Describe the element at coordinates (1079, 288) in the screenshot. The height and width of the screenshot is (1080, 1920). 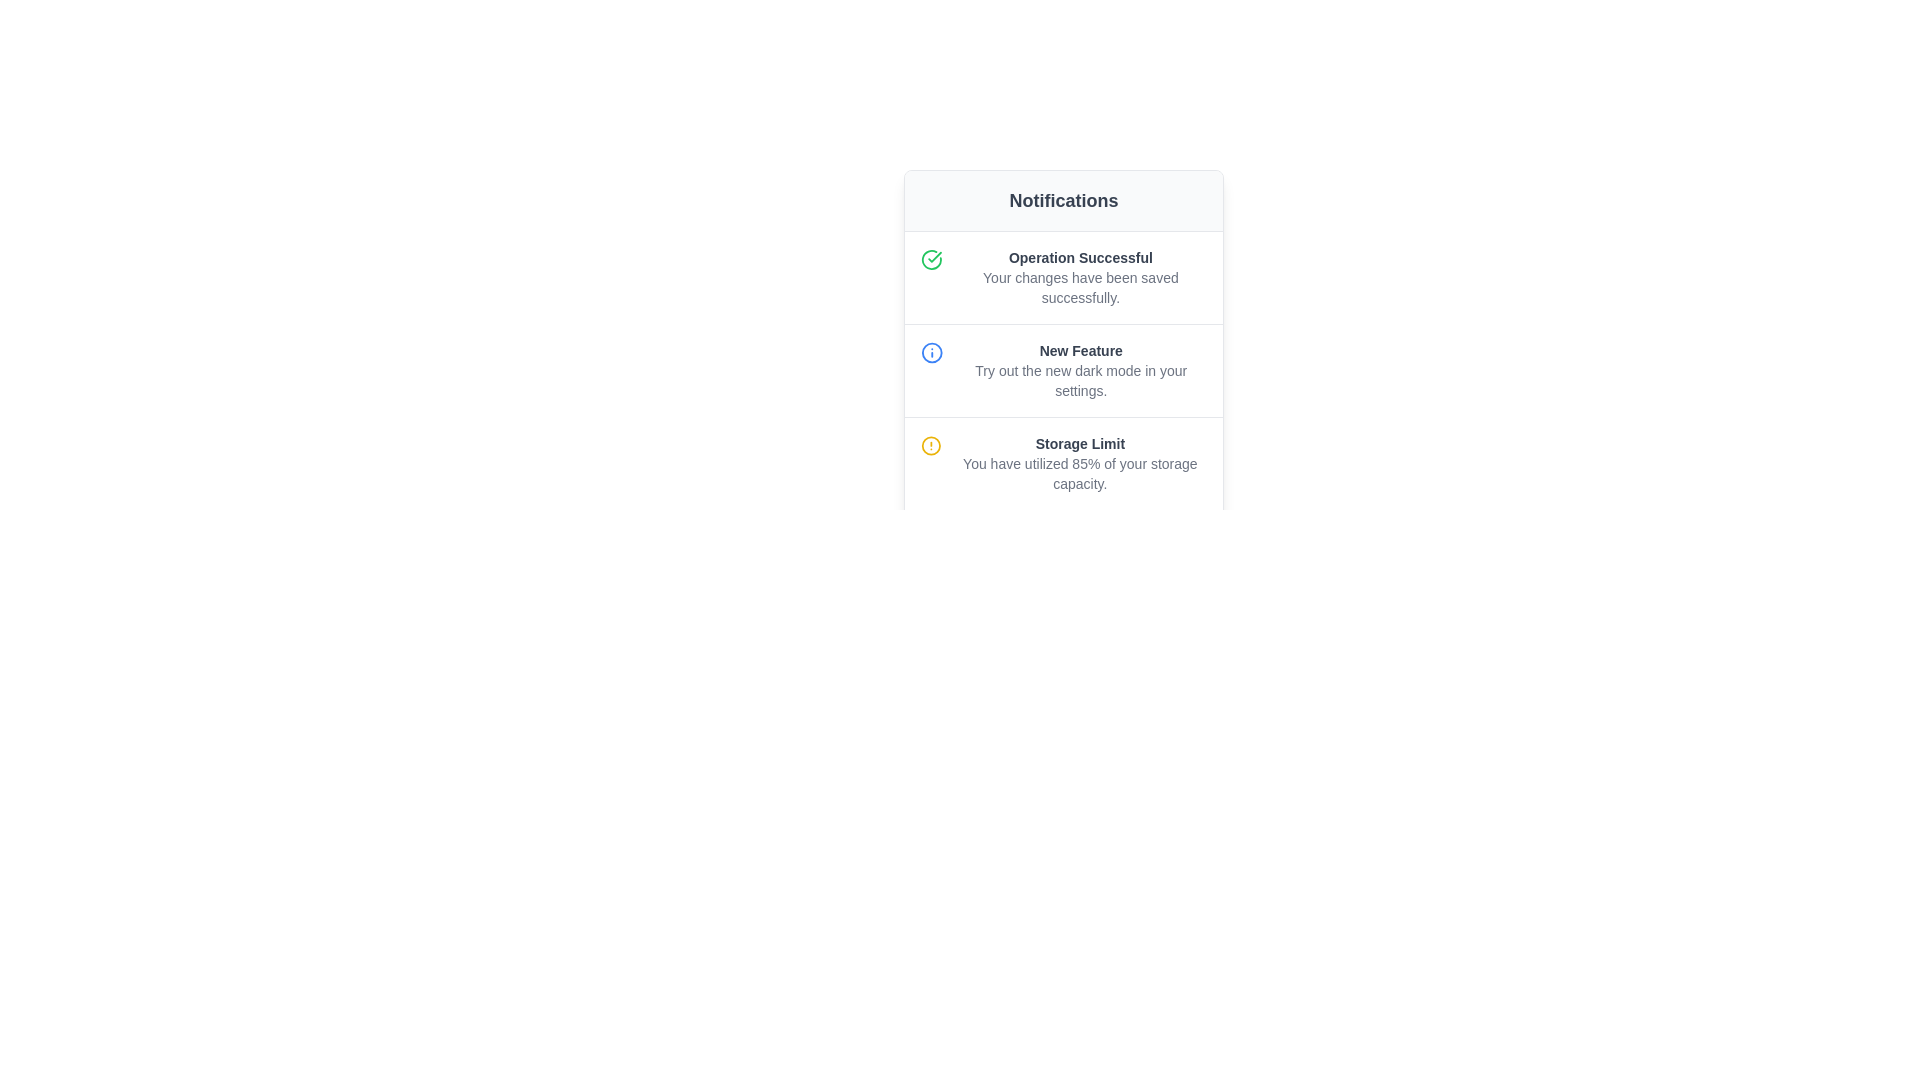
I see `the success message text element located under the header 'Operation Successful' in the notification card` at that location.